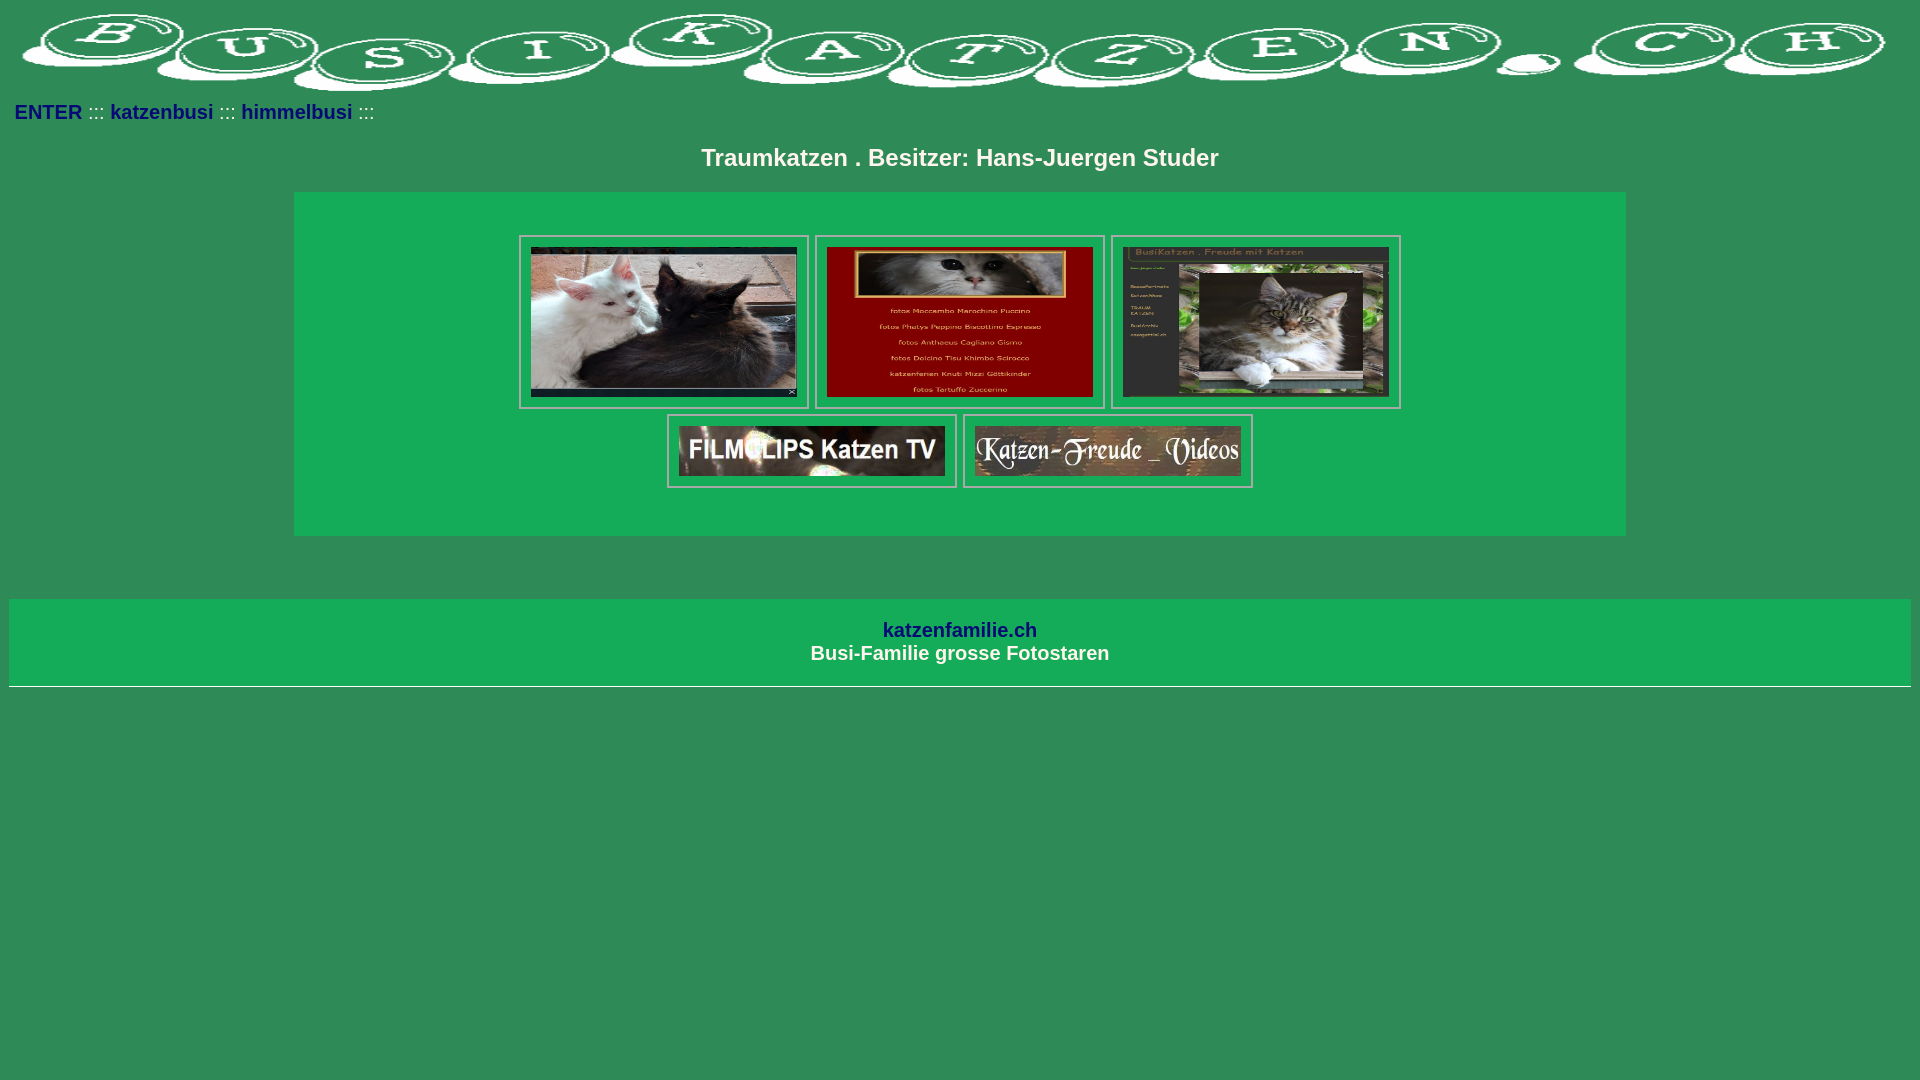  What do you see at coordinates (960, 628) in the screenshot?
I see `'katzenfamilie.ch'` at bounding box center [960, 628].